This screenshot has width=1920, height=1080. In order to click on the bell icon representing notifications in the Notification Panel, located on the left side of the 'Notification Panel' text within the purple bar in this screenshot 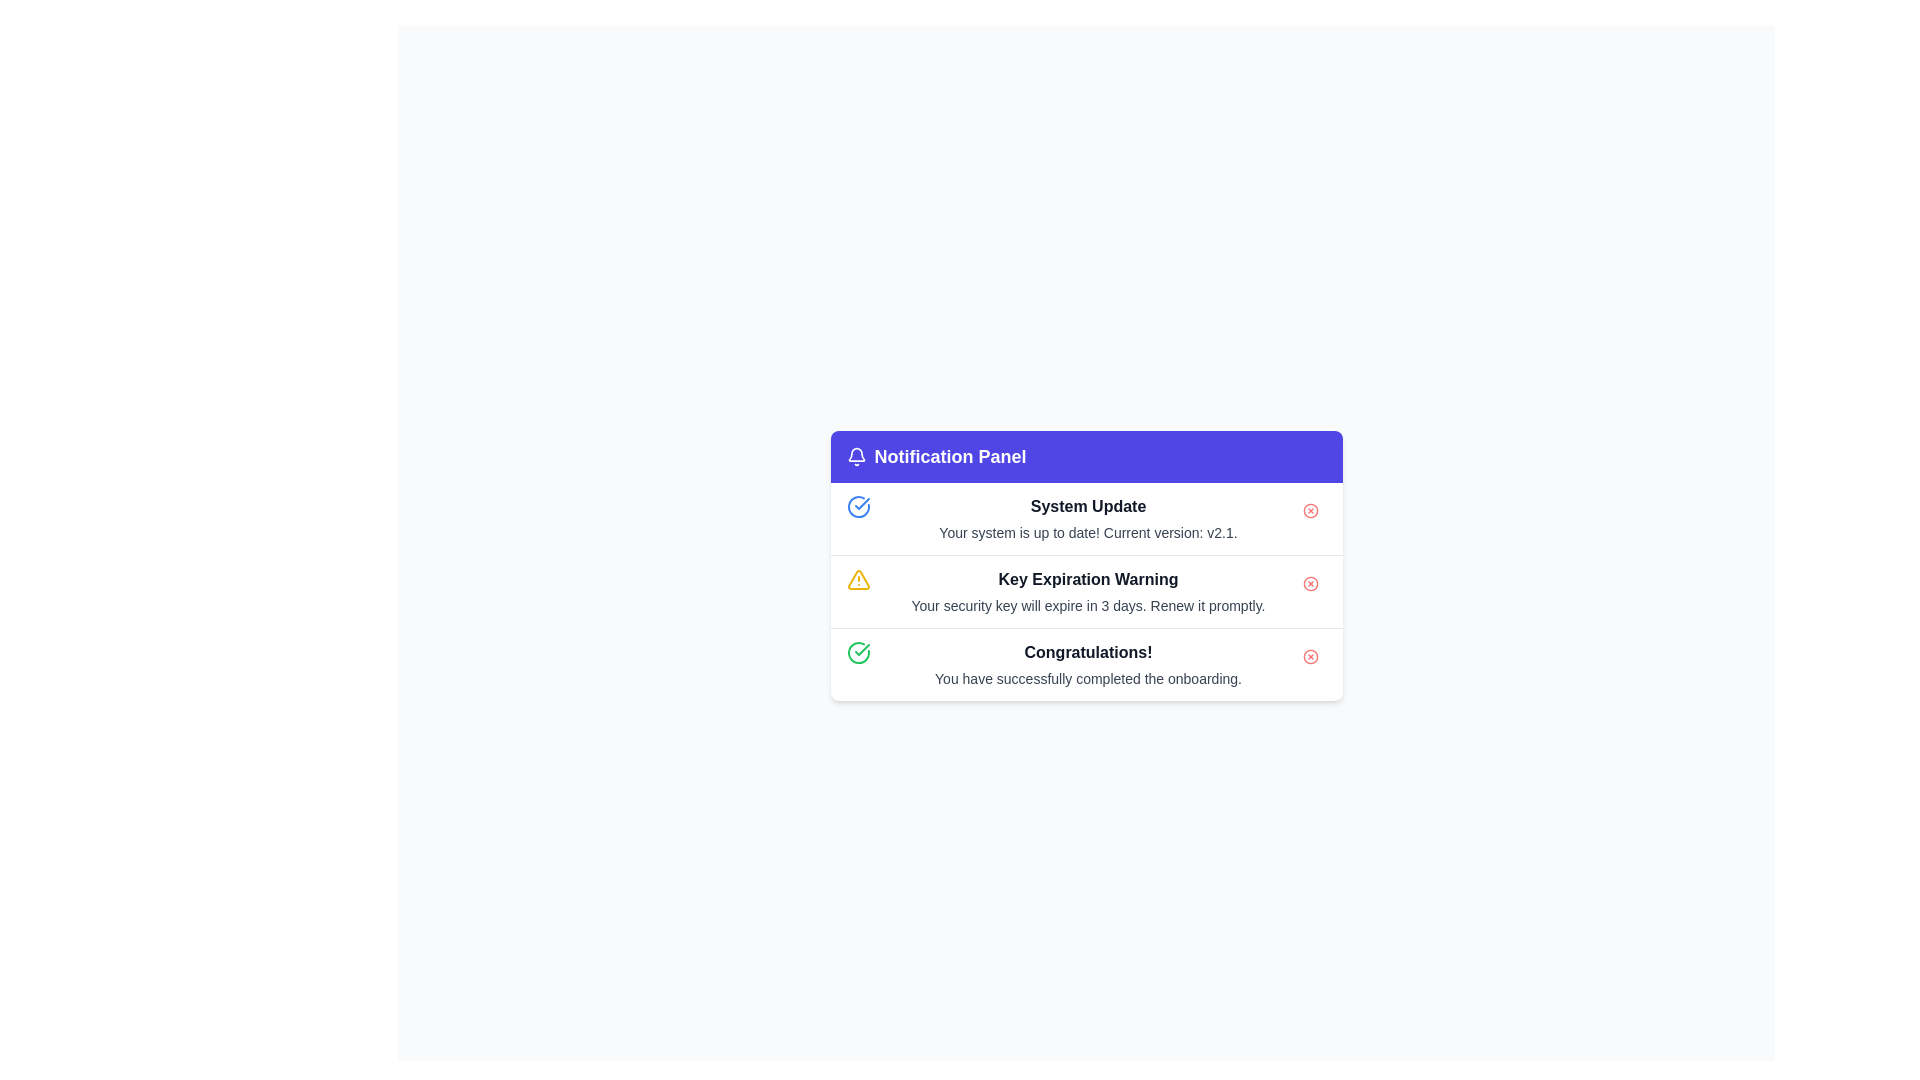, I will do `click(856, 456)`.